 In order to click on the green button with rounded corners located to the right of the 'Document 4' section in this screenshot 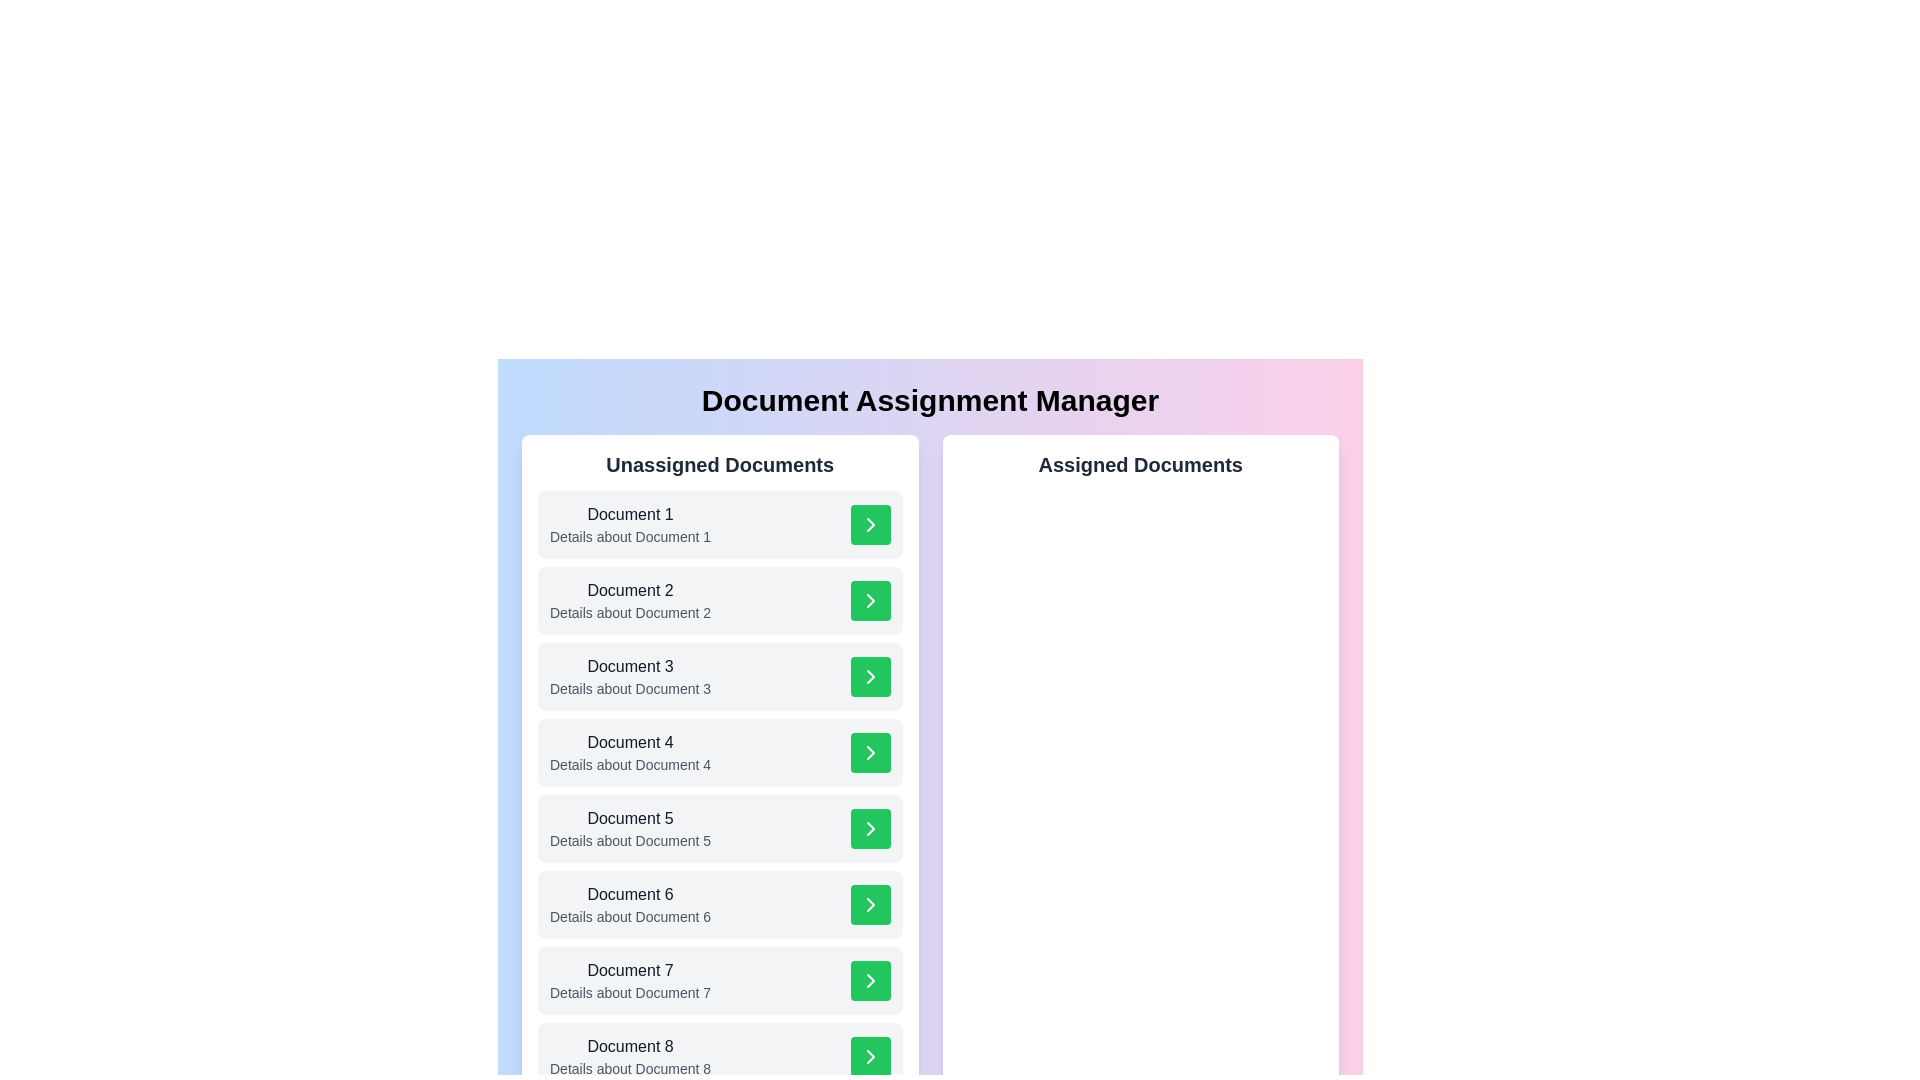, I will do `click(870, 752)`.